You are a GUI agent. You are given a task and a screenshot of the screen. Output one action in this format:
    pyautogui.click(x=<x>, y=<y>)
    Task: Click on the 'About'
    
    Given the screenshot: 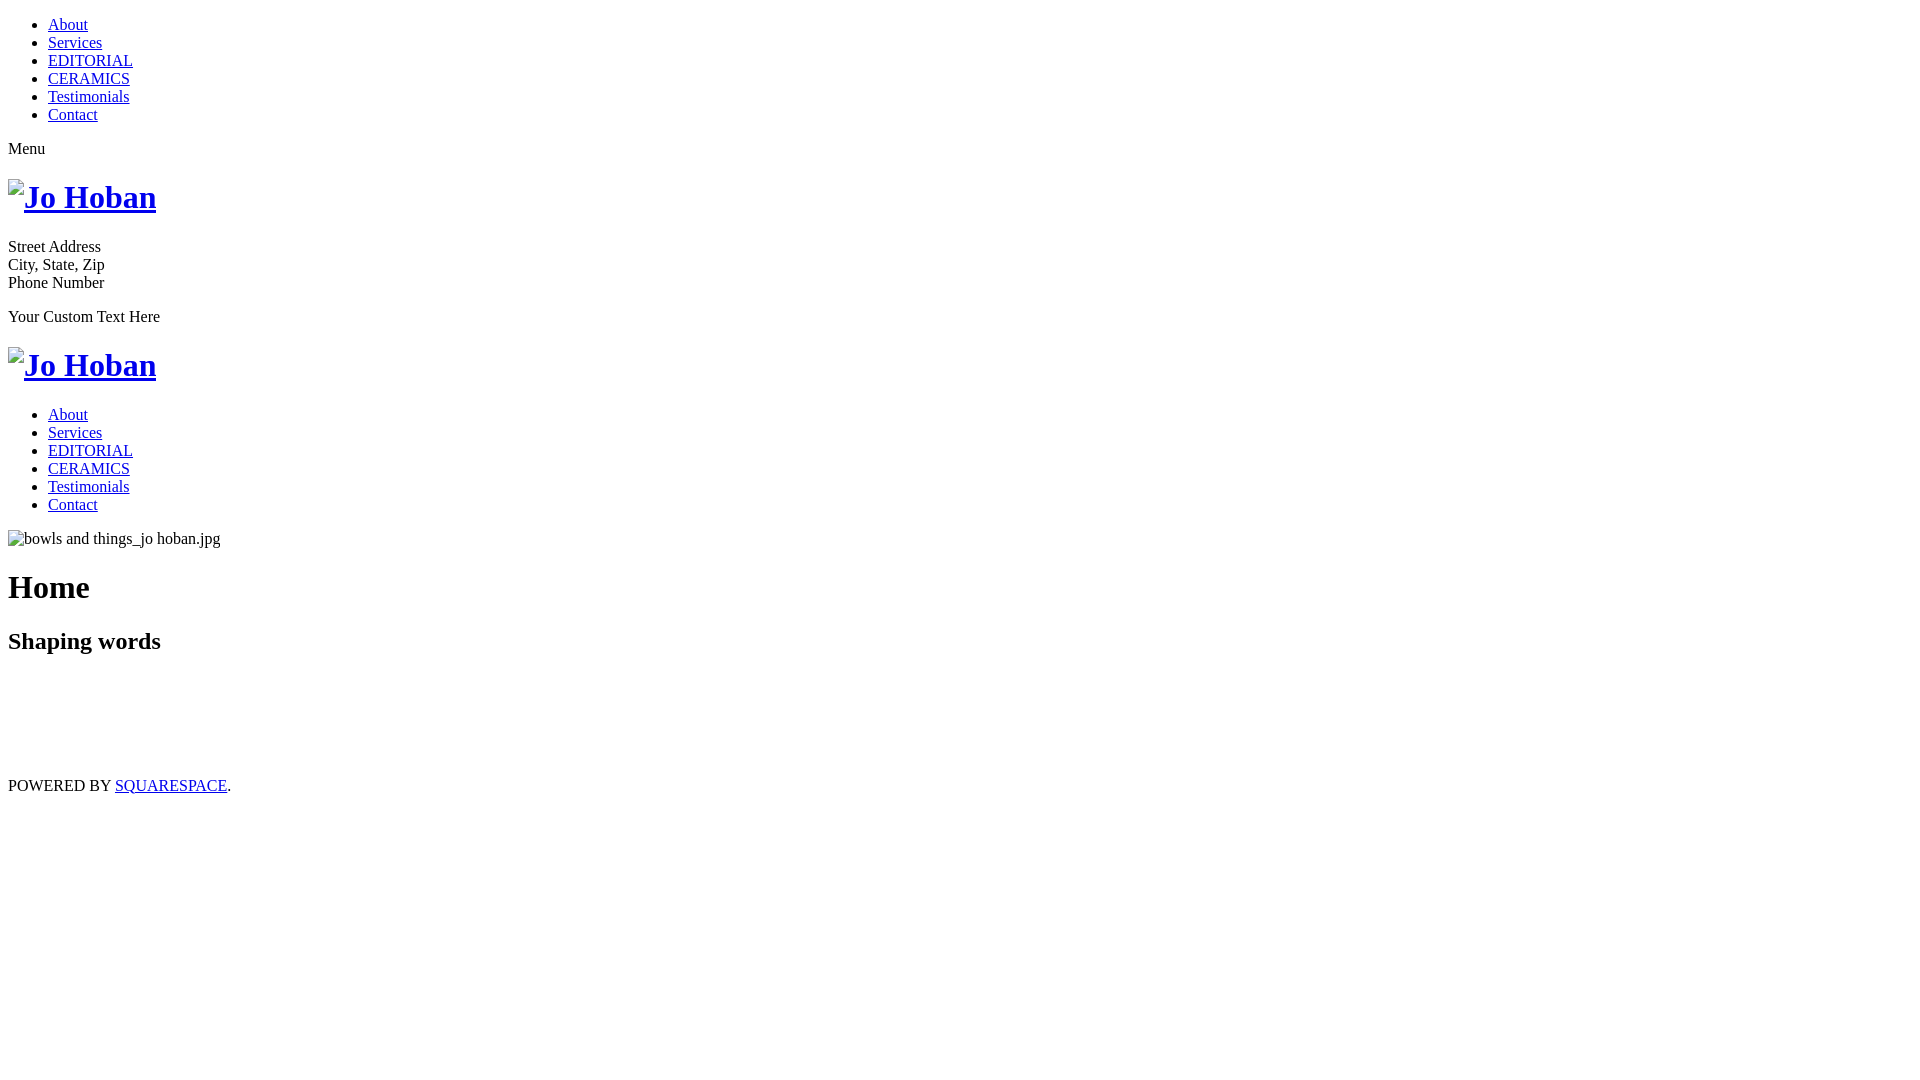 What is the action you would take?
    pyautogui.click(x=48, y=413)
    